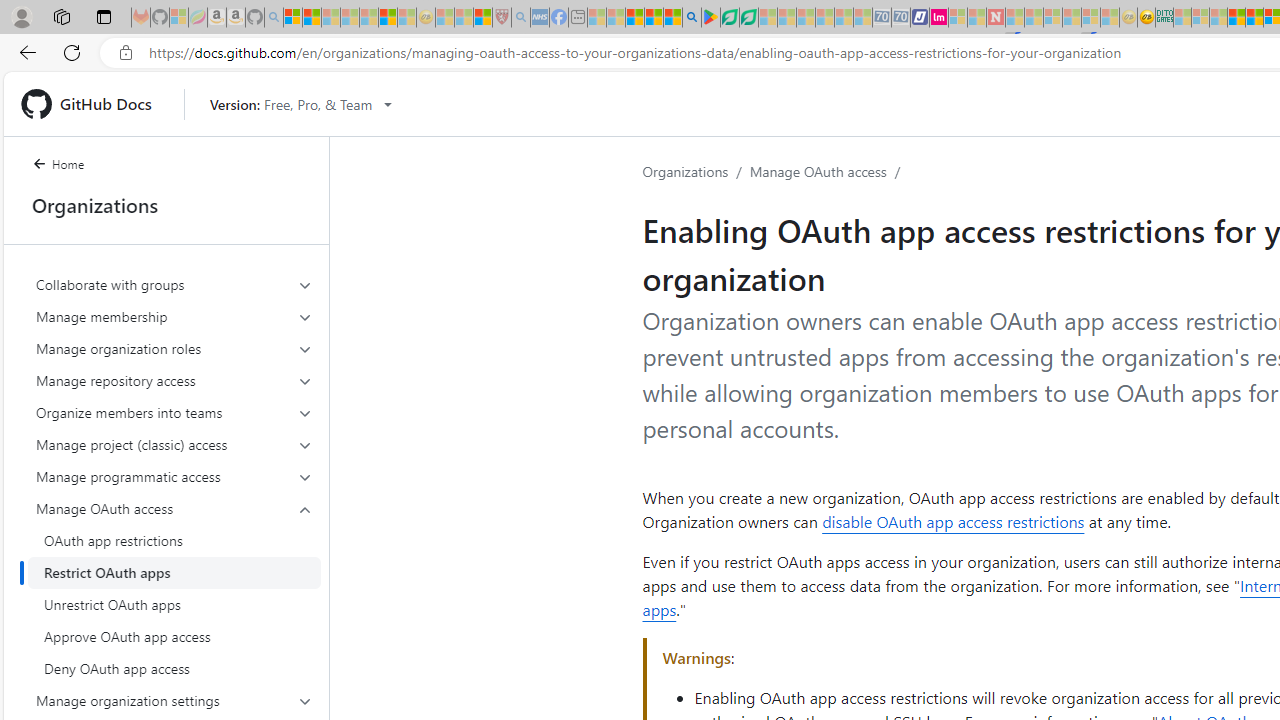 This screenshot has height=720, width=1280. I want to click on 'Bluey: Let', so click(711, 17).